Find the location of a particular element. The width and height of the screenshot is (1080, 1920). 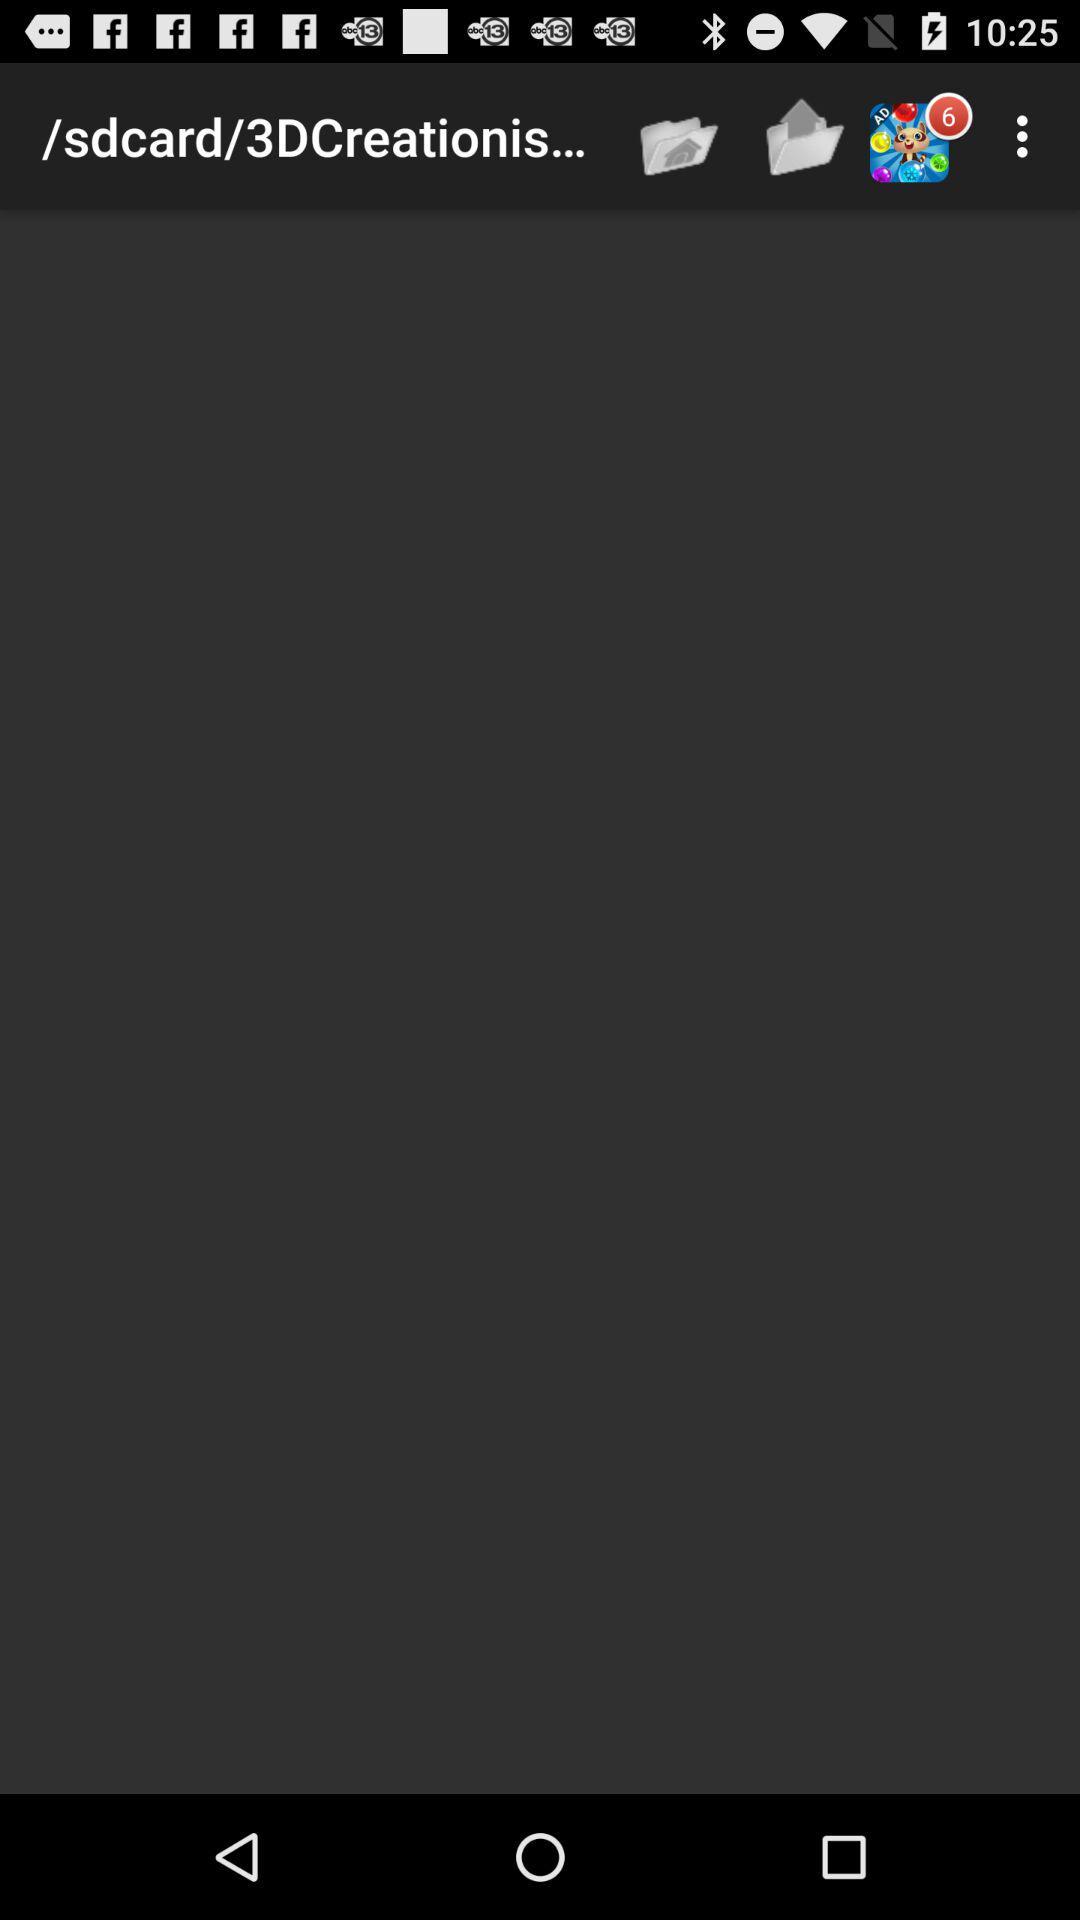

the item to the right of sdcard 3dcreationist saved_1 item is located at coordinates (680, 135).